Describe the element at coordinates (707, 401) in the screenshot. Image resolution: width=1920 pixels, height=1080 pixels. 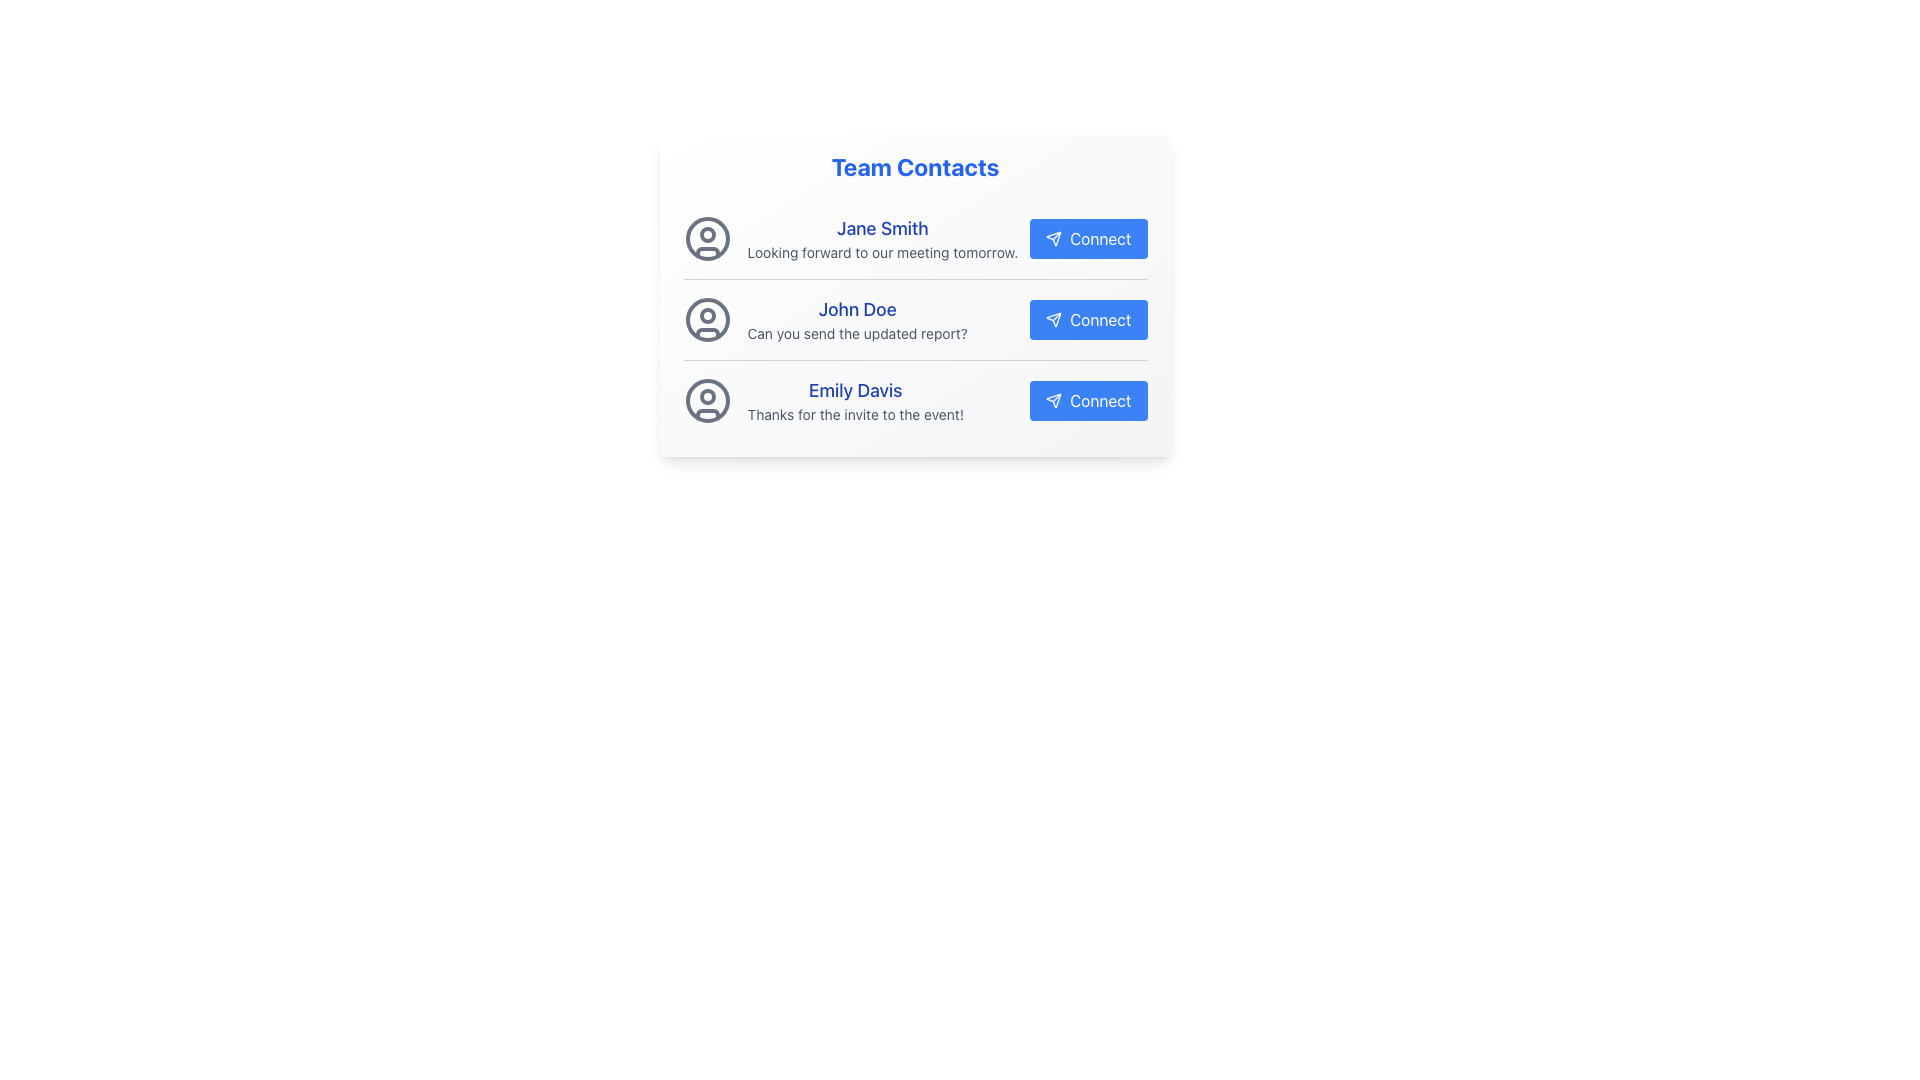
I see `the user avatar representing 'Emily Davis' in the 'Team Contacts' panel, which is located to the left of the text 'Emily Davis' and above the description 'Thanks for the invite to the event.'` at that location.